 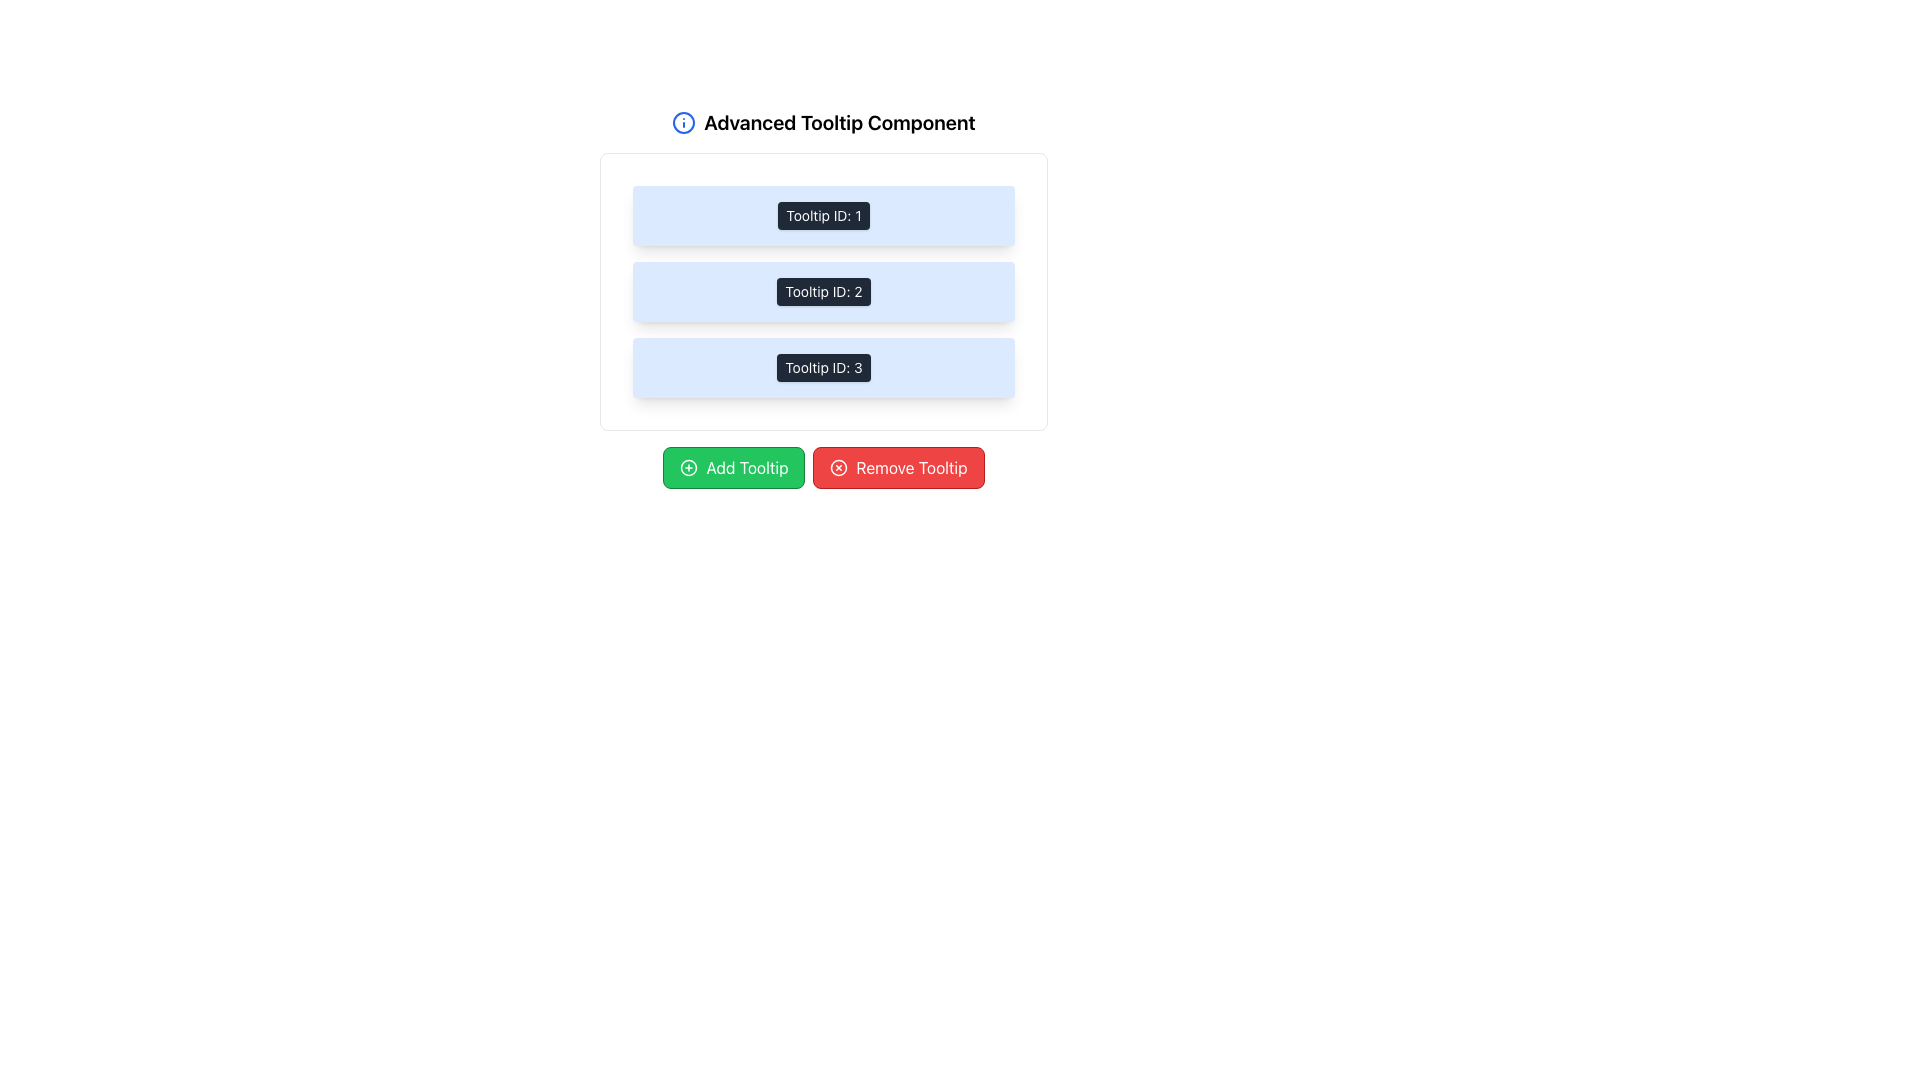 What do you see at coordinates (689, 467) in the screenshot?
I see `the circular element that is part of the plus sign icon located to the left of the green 'Add Tooltip' button` at bounding box center [689, 467].